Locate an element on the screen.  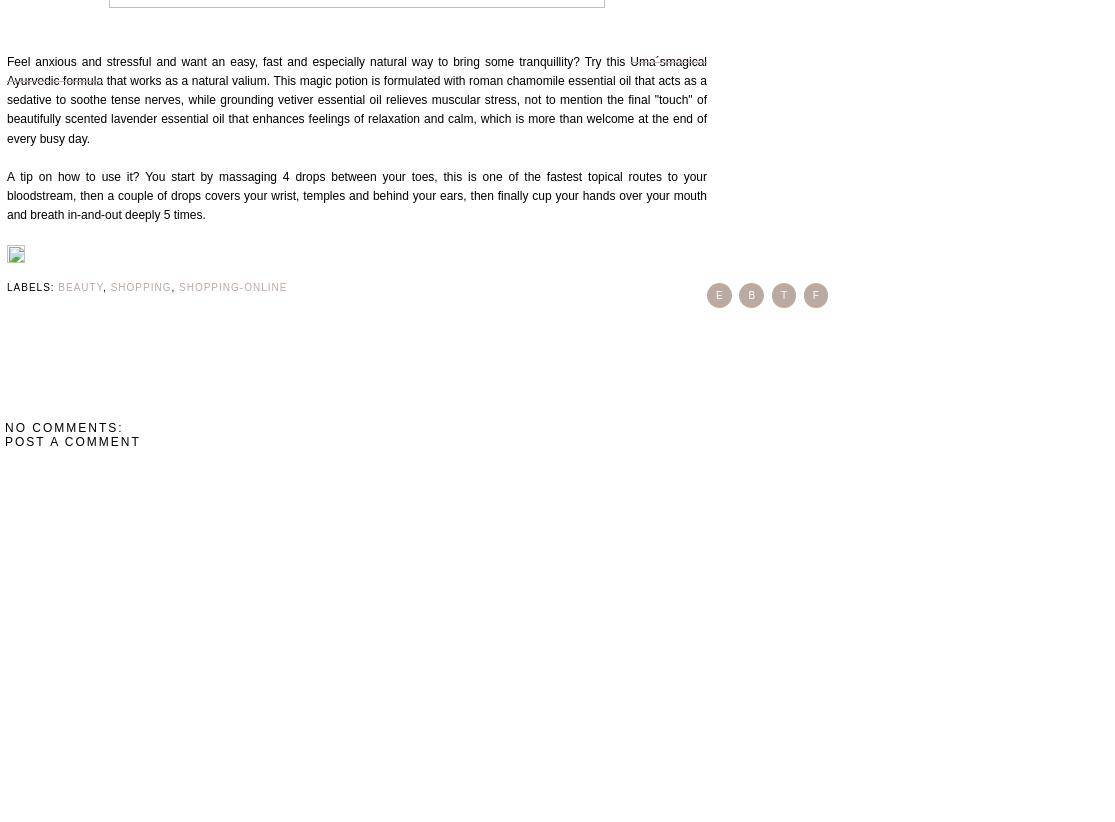
'Feel anxious and stressful and want an easy, fast and especially natural way to bring some tranquillity? Try this' is located at coordinates (318, 60).